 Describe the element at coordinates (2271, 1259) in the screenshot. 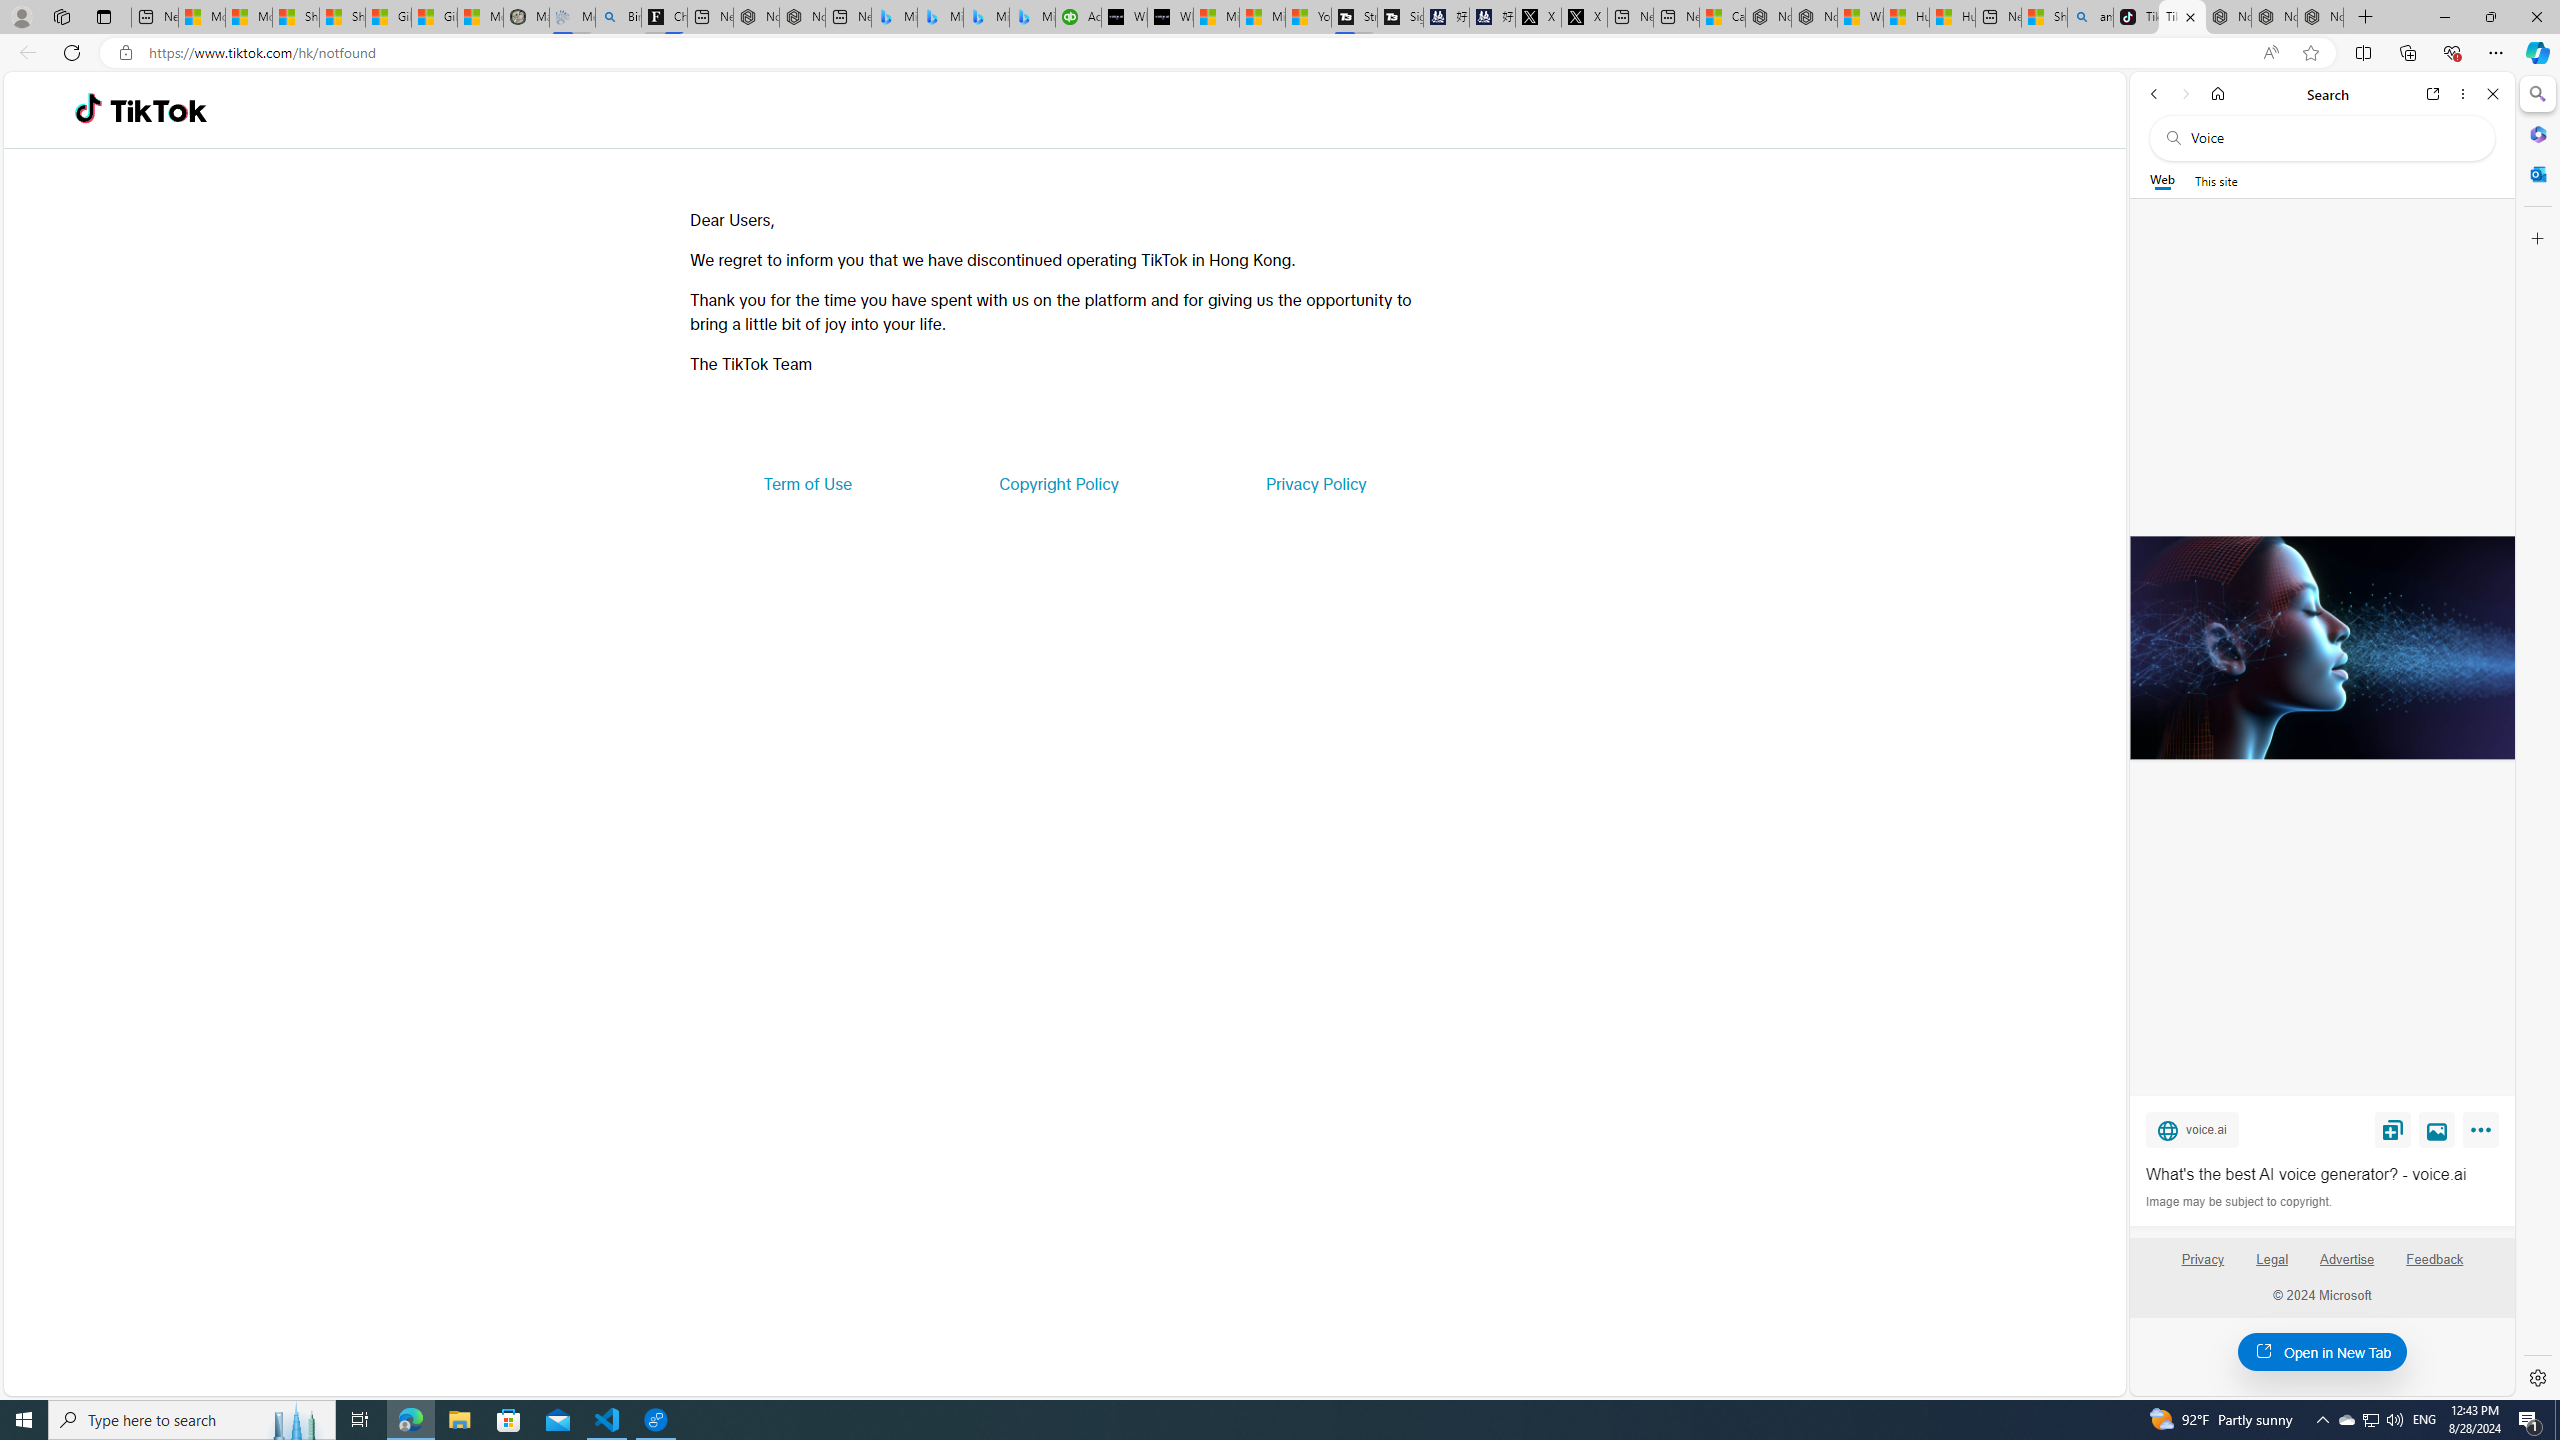

I see `'Legal'` at that location.